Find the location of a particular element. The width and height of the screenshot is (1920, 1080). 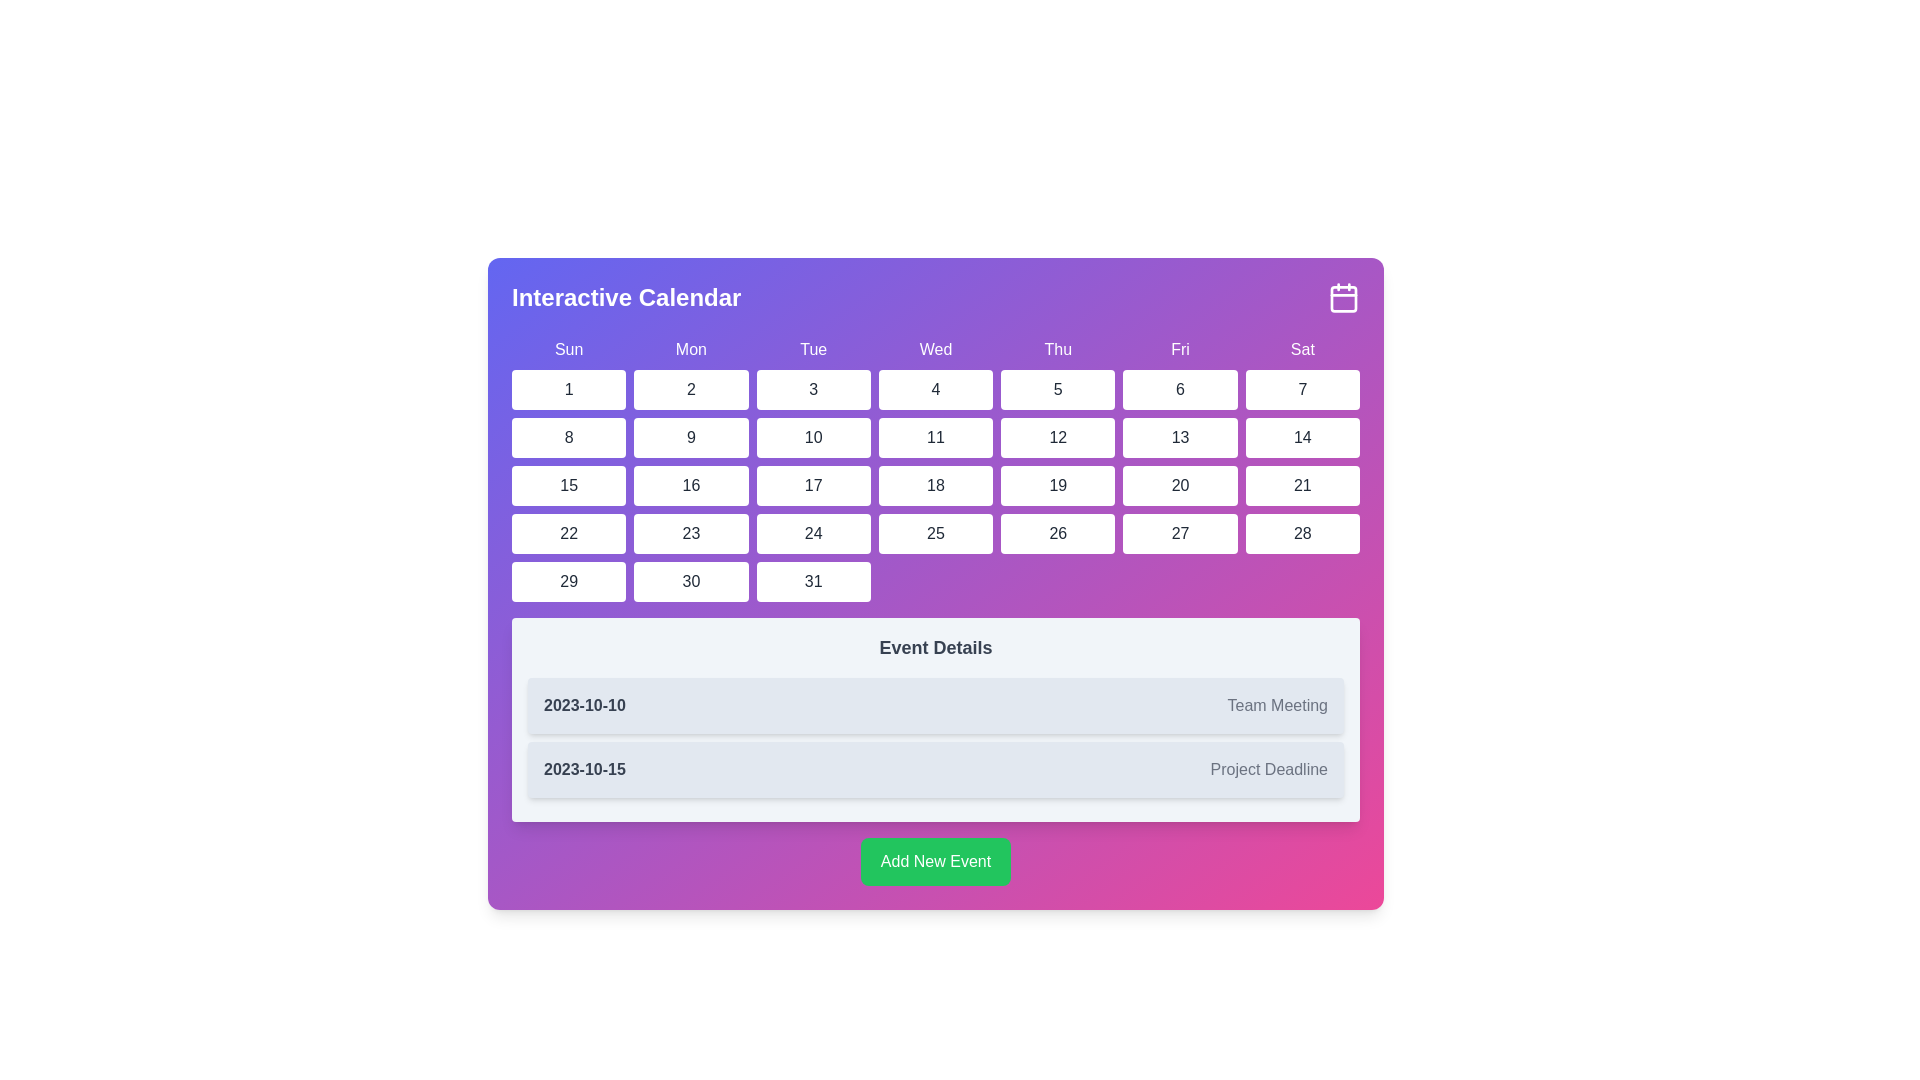

the text label indicating the project deadline in the 'Event Details' section, located to the right of the date '2023-10-15' is located at coordinates (1268, 769).